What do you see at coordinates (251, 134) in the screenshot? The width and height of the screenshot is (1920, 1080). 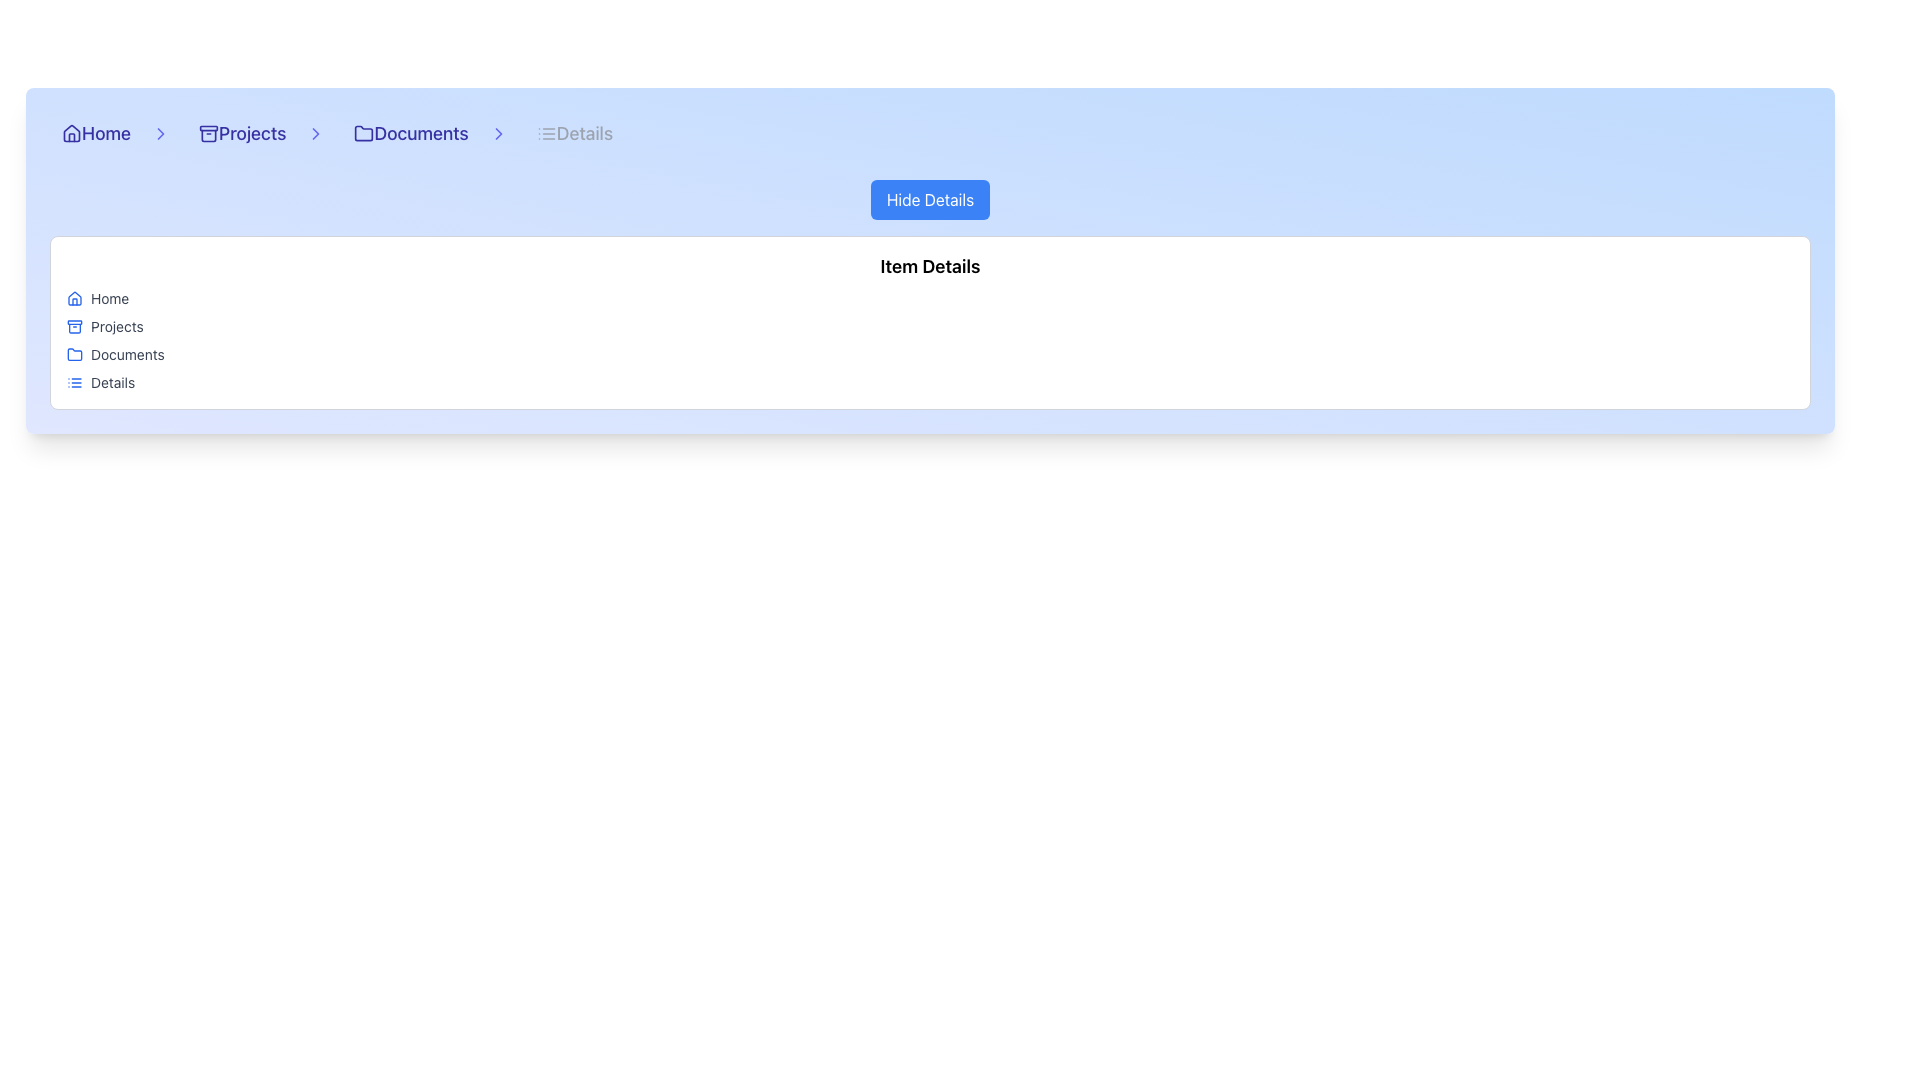 I see `the 'Projects' text label in the breadcrumb navigation` at bounding box center [251, 134].